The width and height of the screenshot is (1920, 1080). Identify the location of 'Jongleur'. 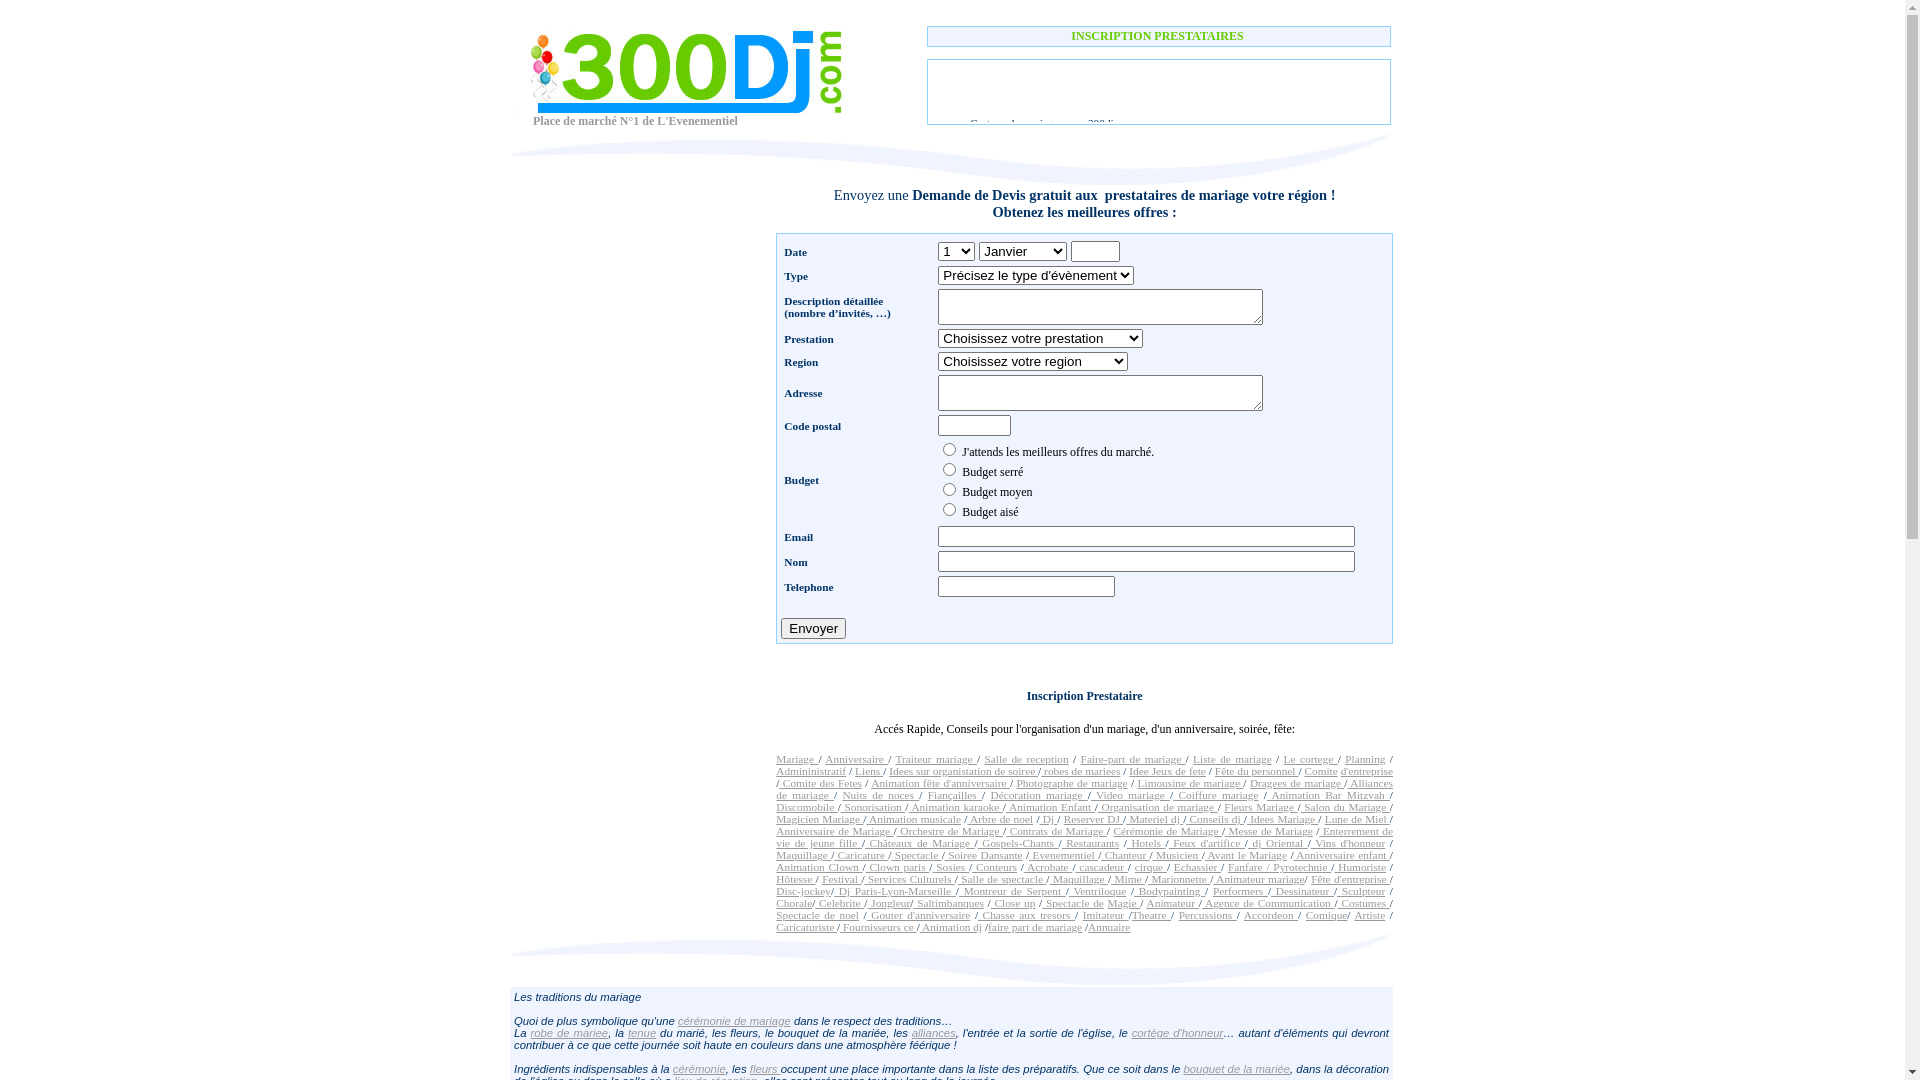
(887, 902).